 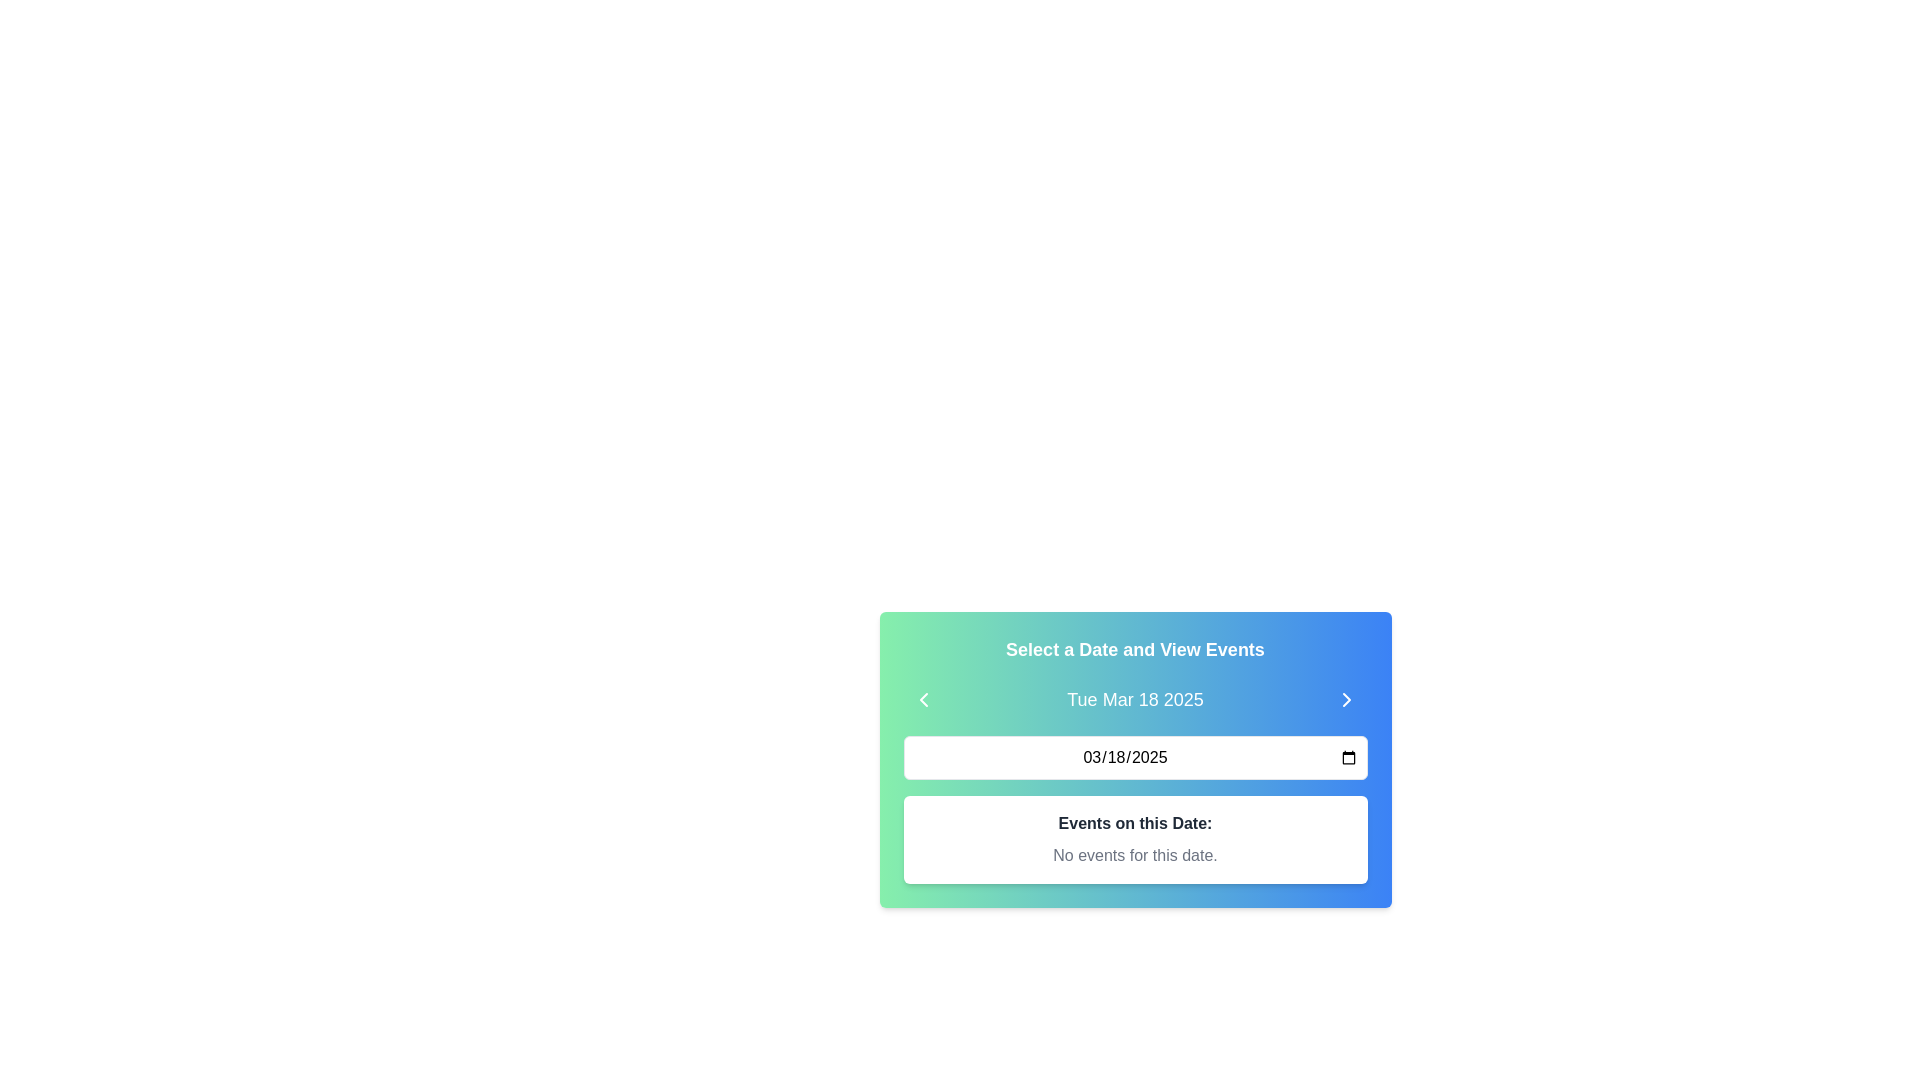 What do you see at coordinates (1135, 840) in the screenshot?
I see `the informational panel displaying 'Events on this Date:' with a white rectangular box and rounded borders, located below the date selection interface` at bounding box center [1135, 840].